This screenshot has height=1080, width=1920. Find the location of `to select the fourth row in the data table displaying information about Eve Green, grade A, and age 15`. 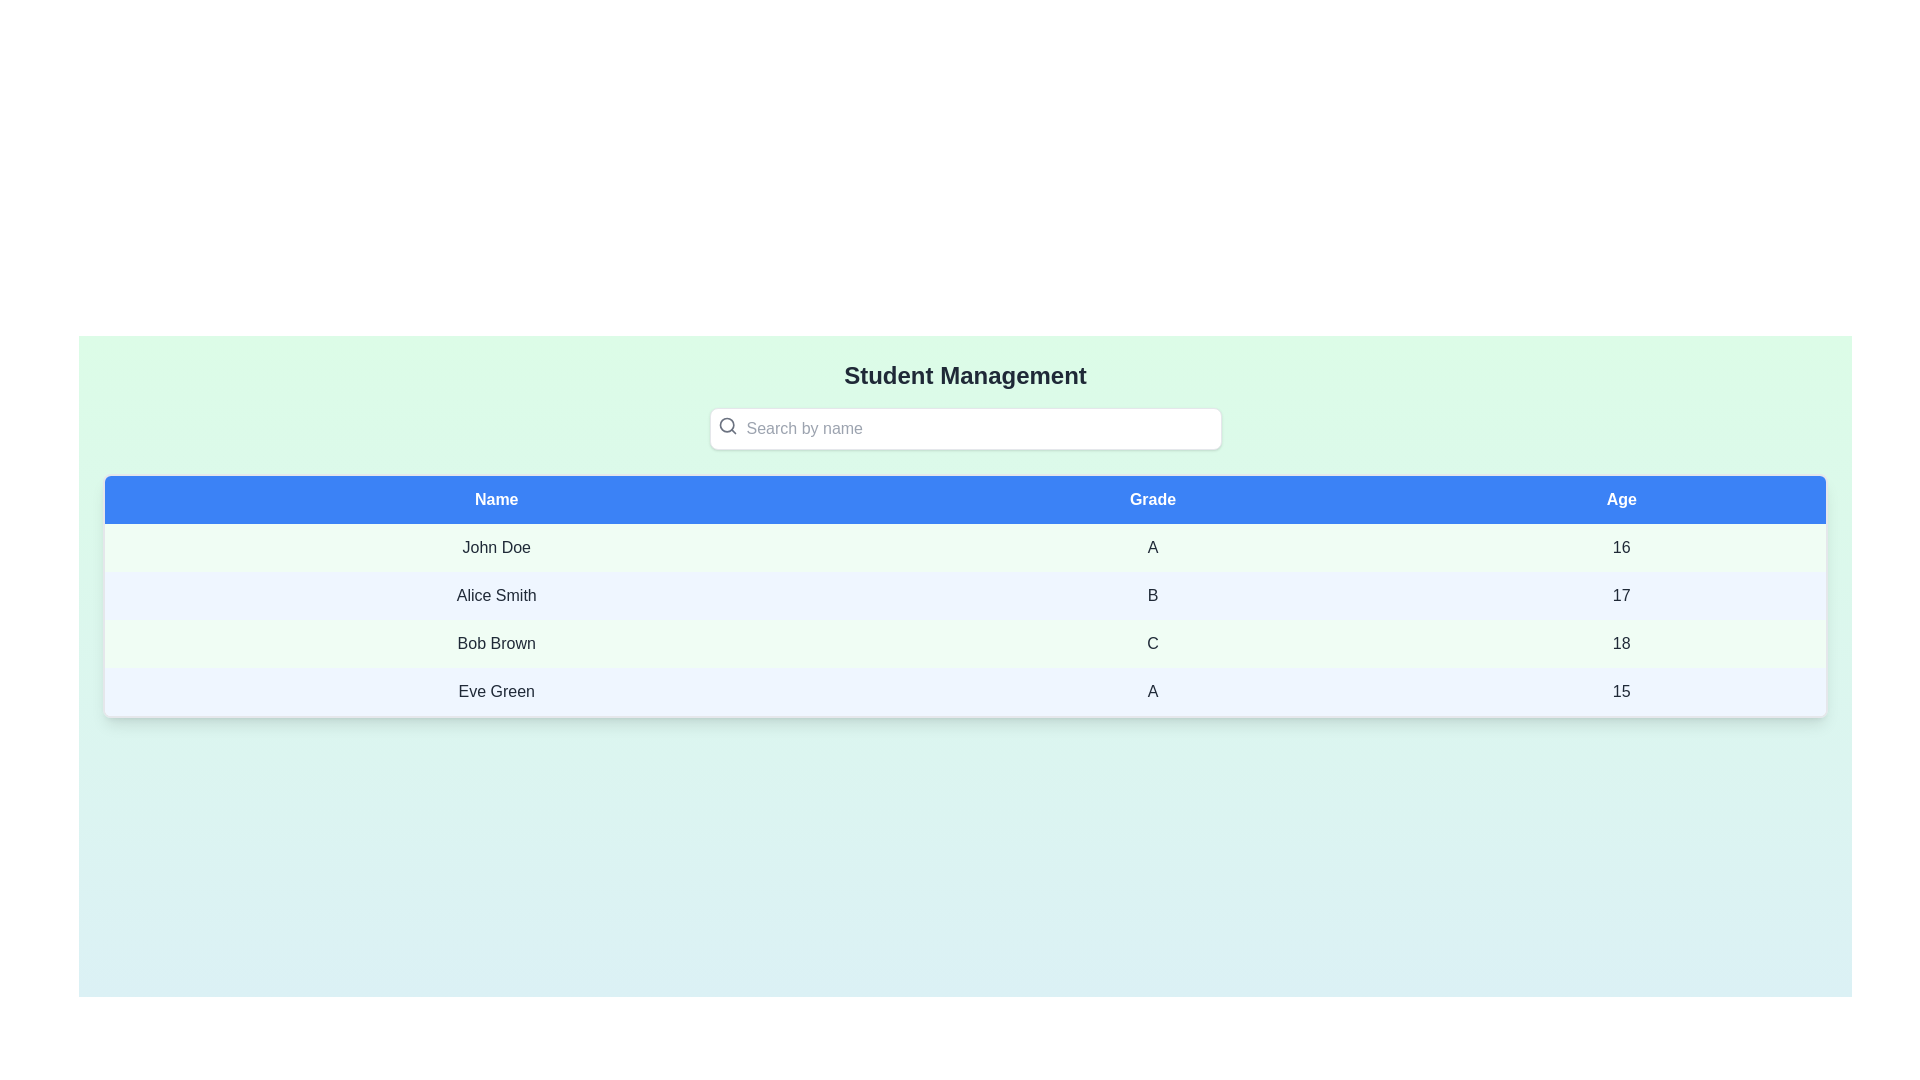

to select the fourth row in the data table displaying information about Eve Green, grade A, and age 15 is located at coordinates (965, 690).